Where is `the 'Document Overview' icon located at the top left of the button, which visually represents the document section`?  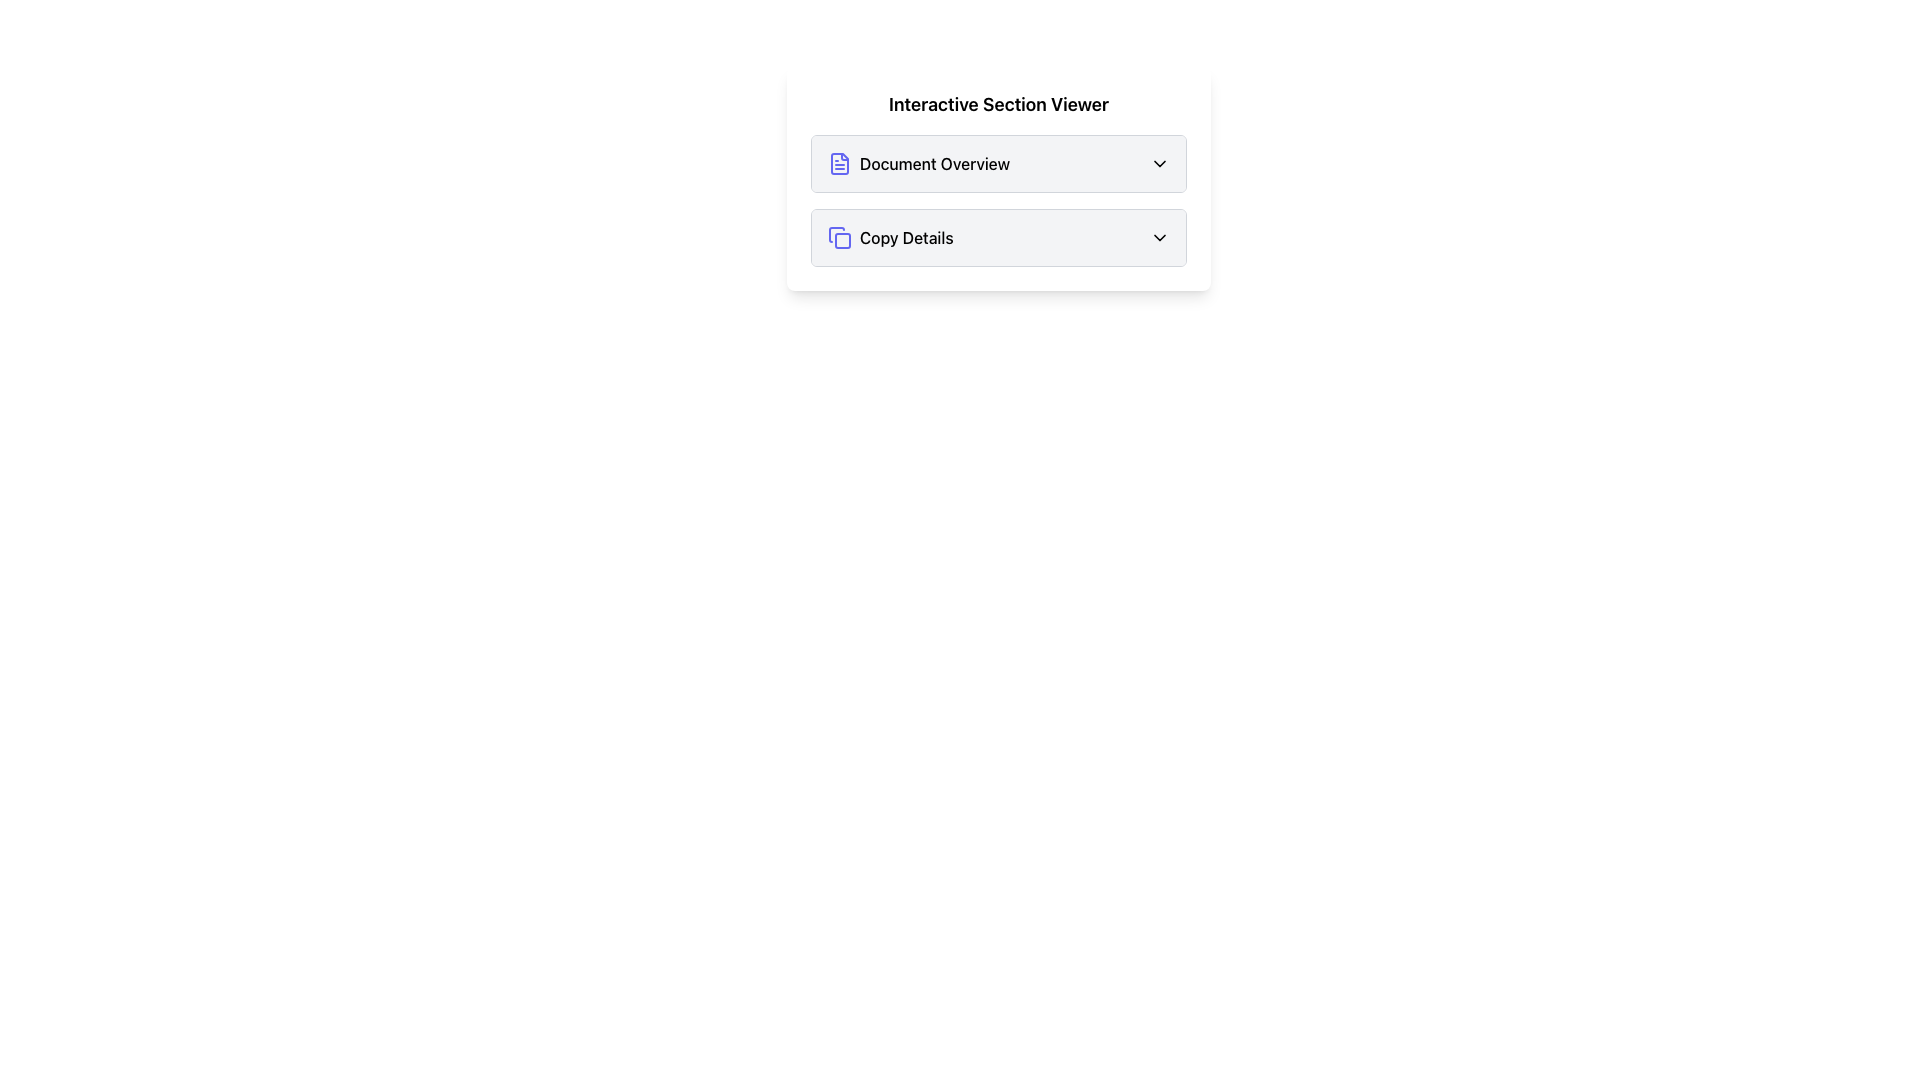 the 'Document Overview' icon located at the top left of the button, which visually represents the document section is located at coordinates (840, 163).